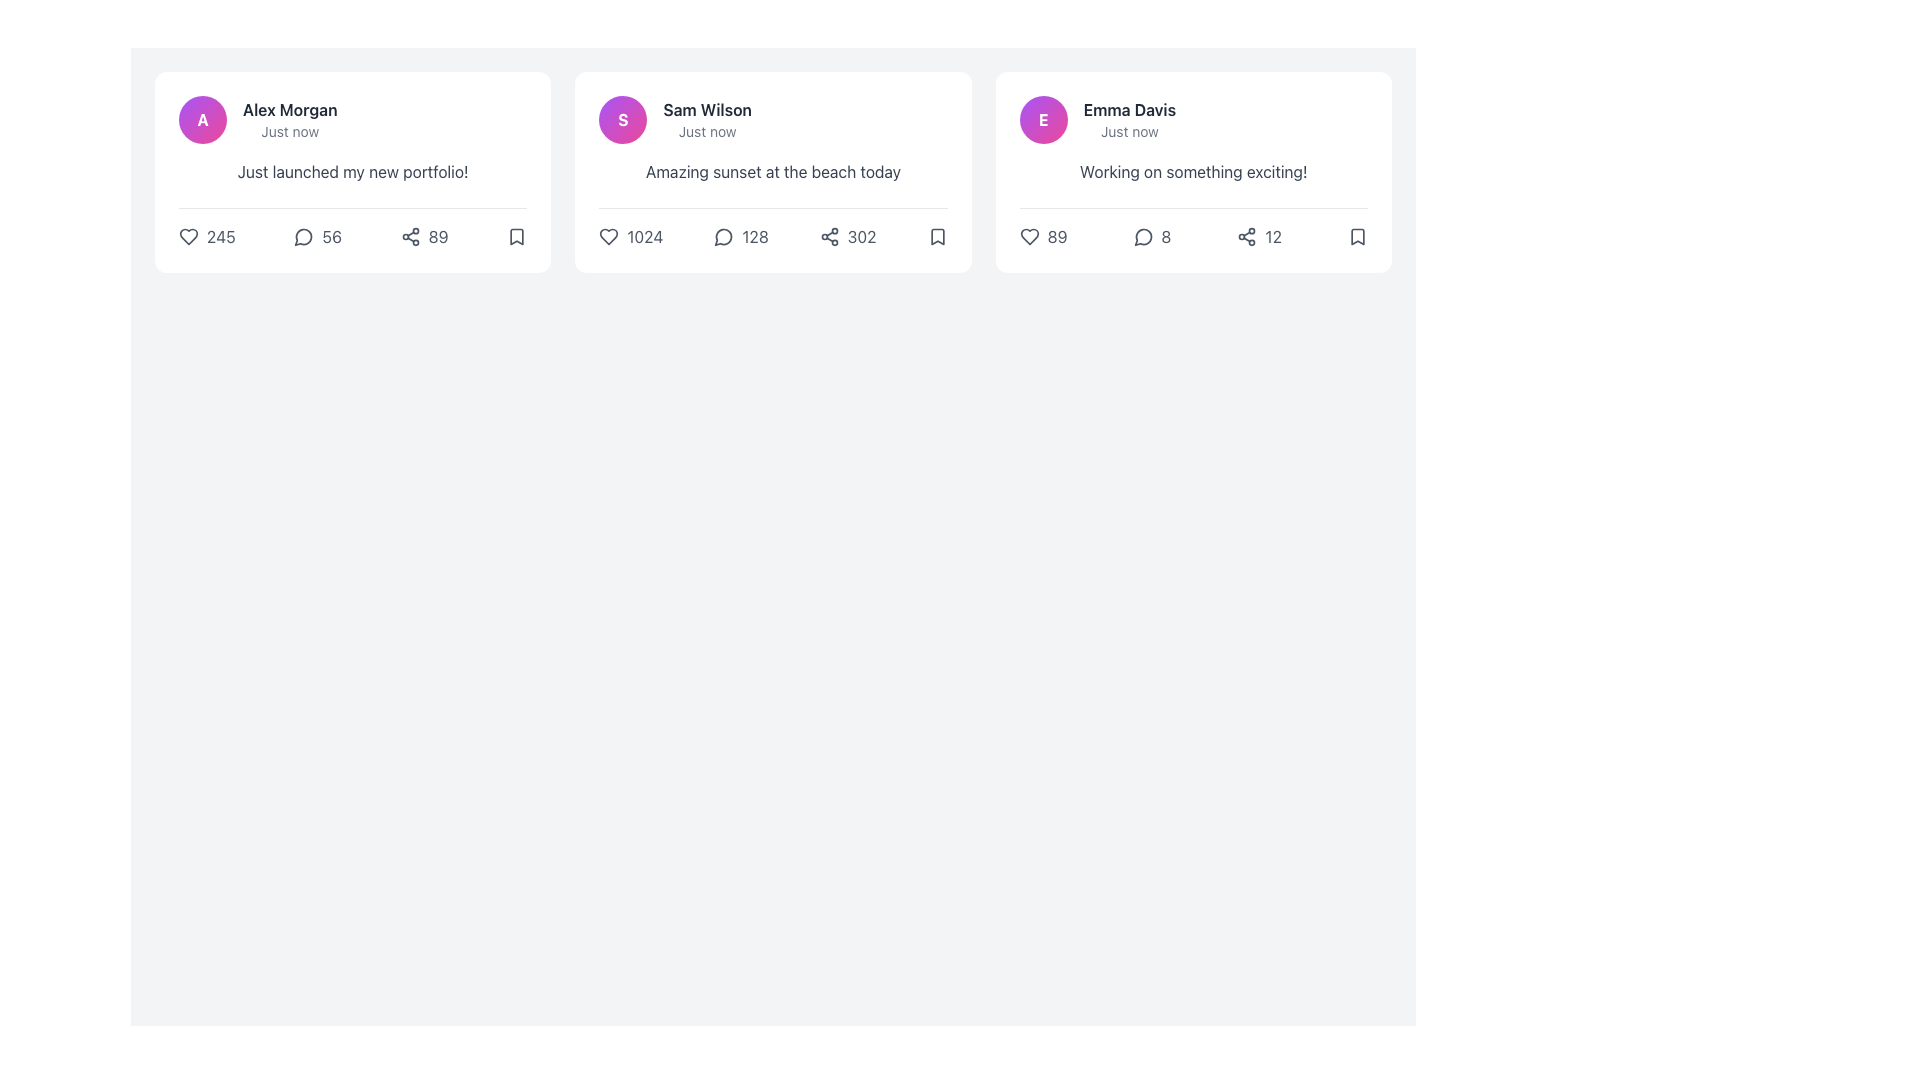 This screenshot has width=1920, height=1080. I want to click on the share icon associated with the post by 'Sam Wilson', so click(829, 235).